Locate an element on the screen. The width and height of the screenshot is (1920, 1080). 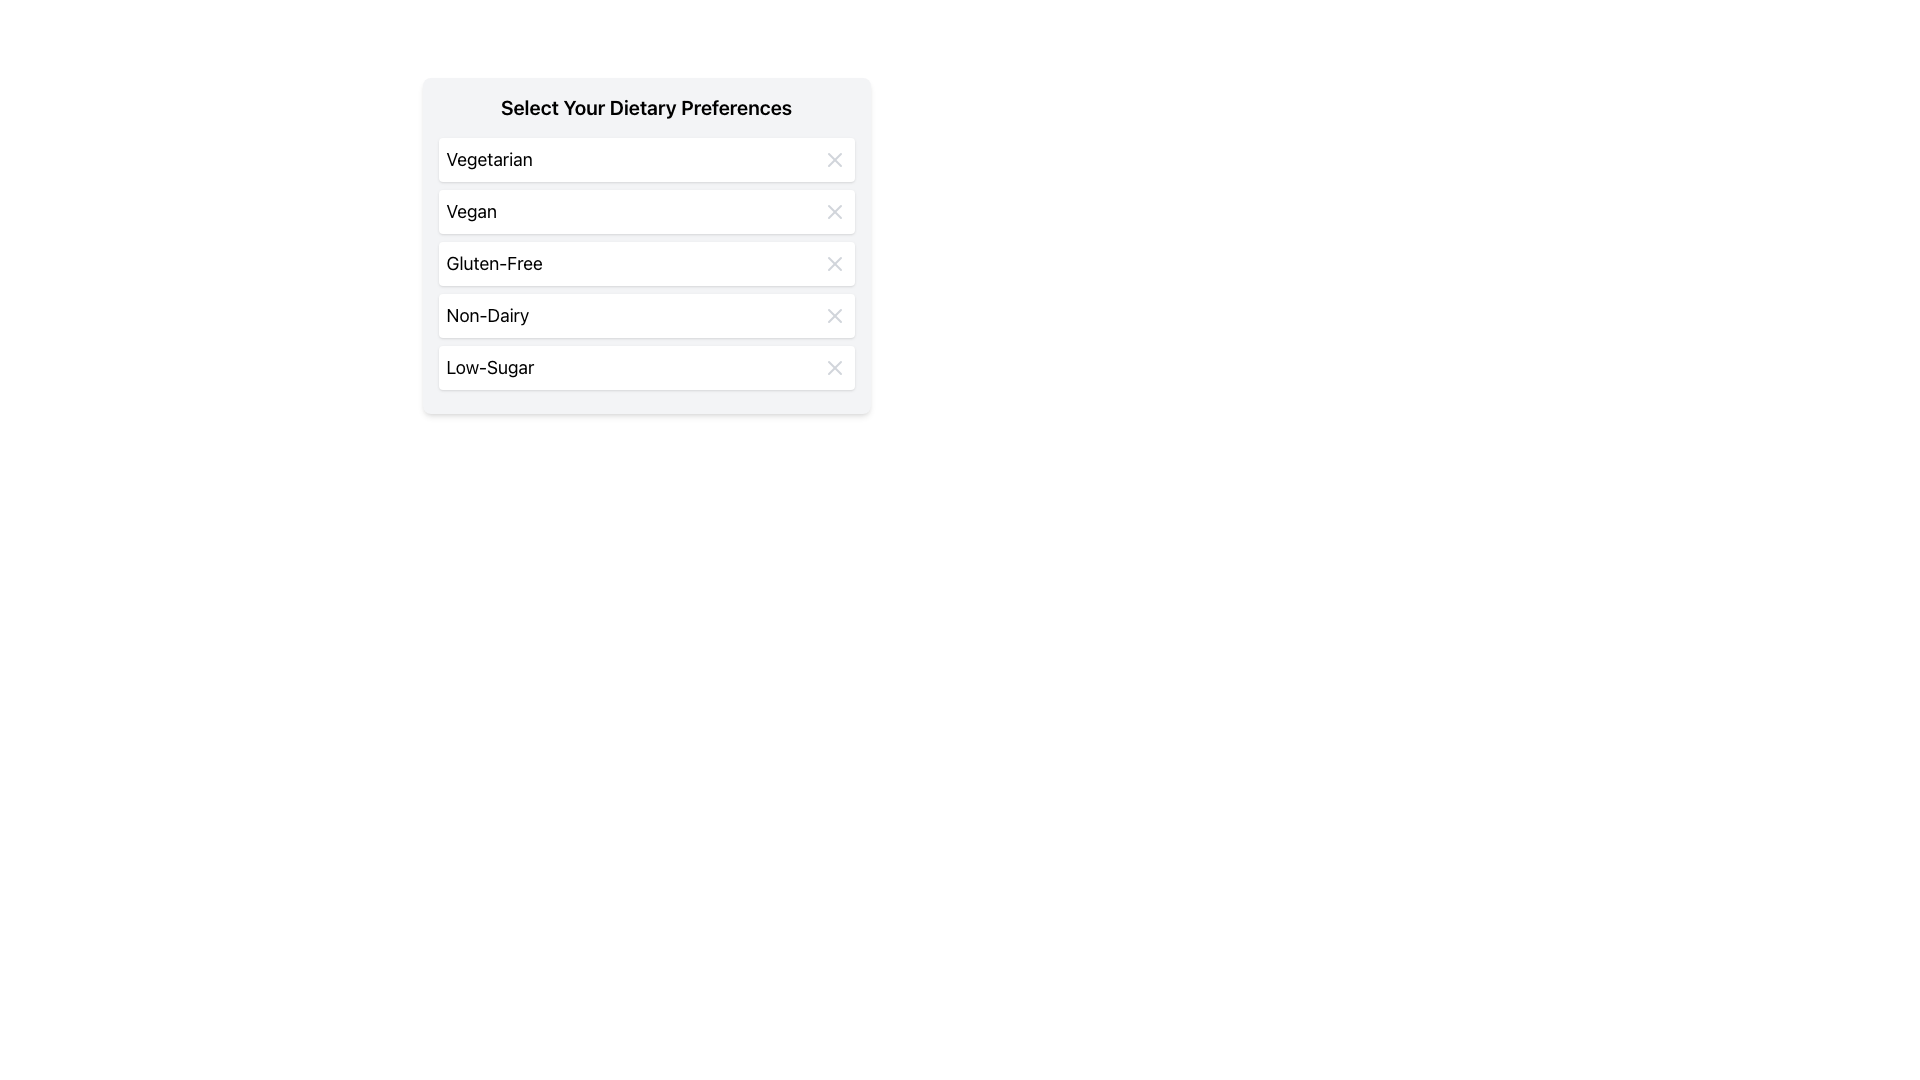
the fourth item in the dietary preferences list, which has an 'X' for removal is located at coordinates (646, 315).